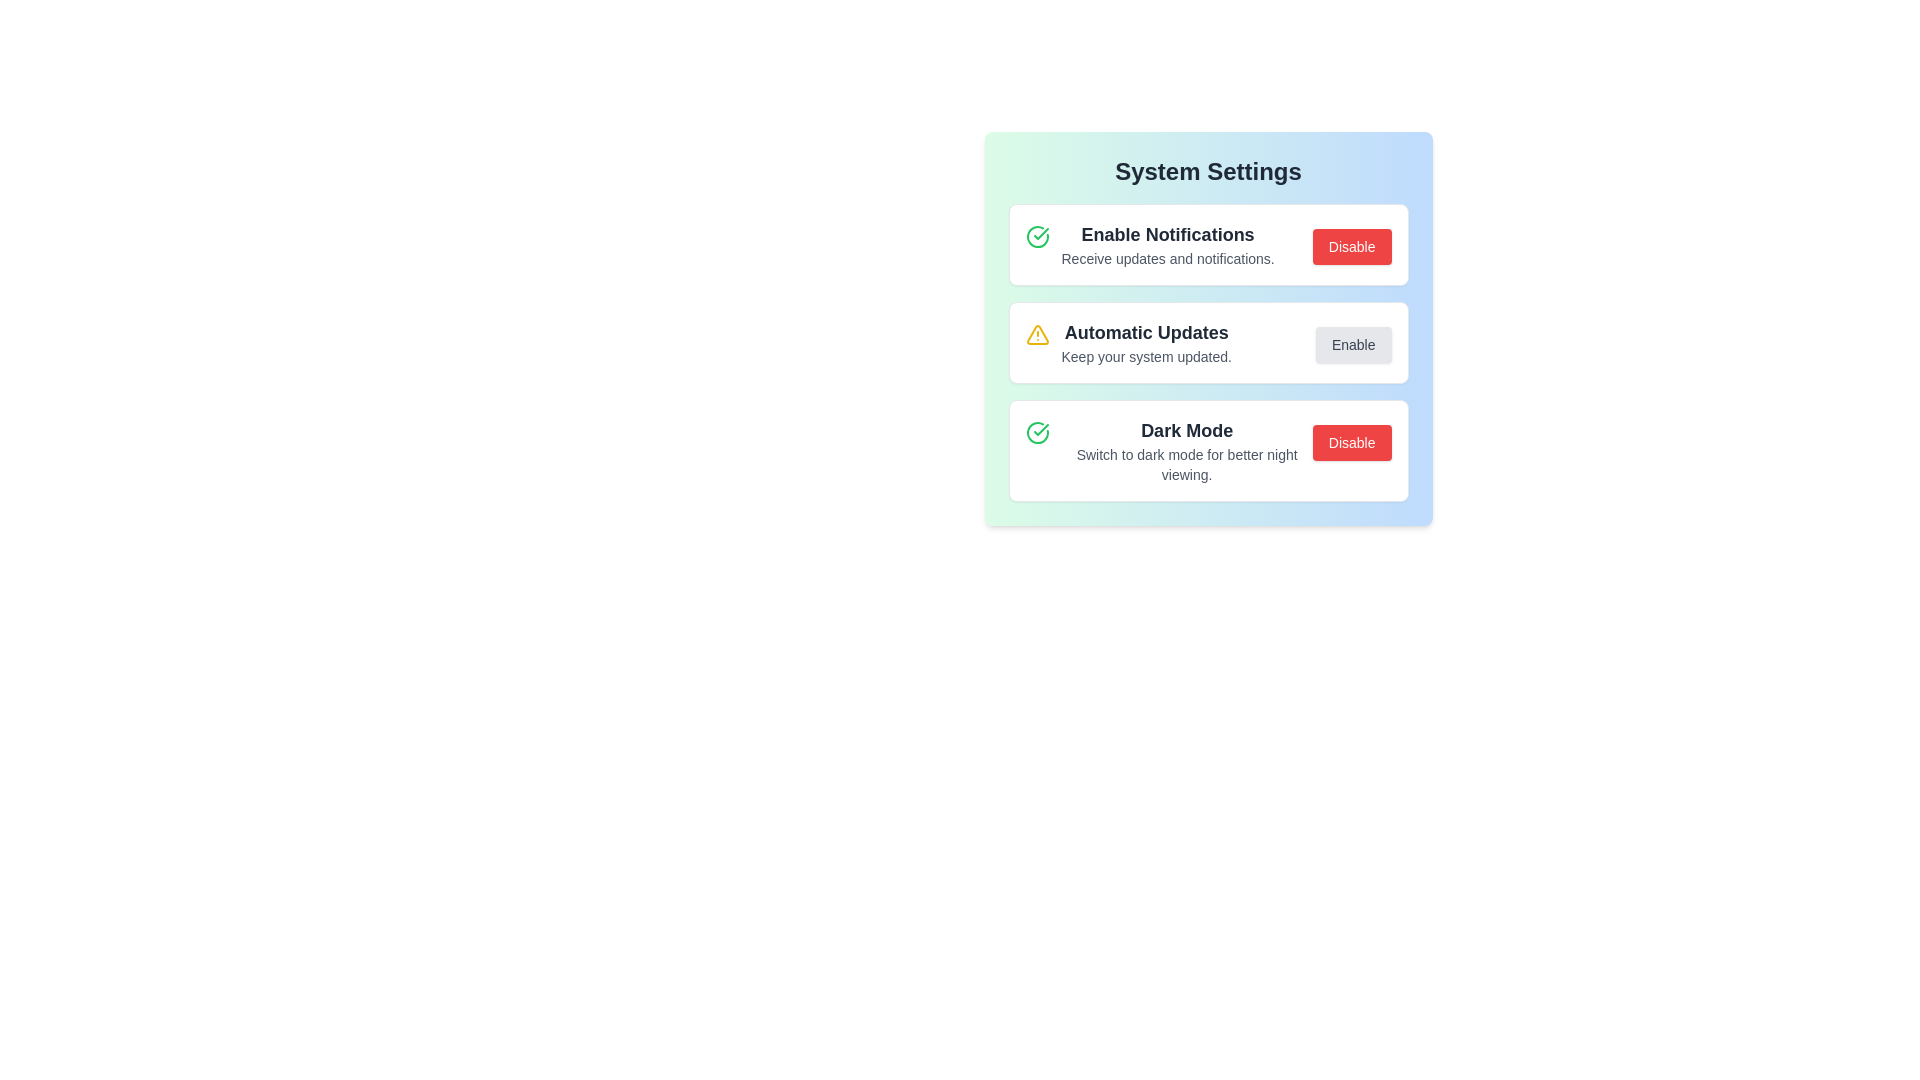 The image size is (1920, 1080). Describe the element at coordinates (1207, 171) in the screenshot. I see `the header text 'System Settings'` at that location.